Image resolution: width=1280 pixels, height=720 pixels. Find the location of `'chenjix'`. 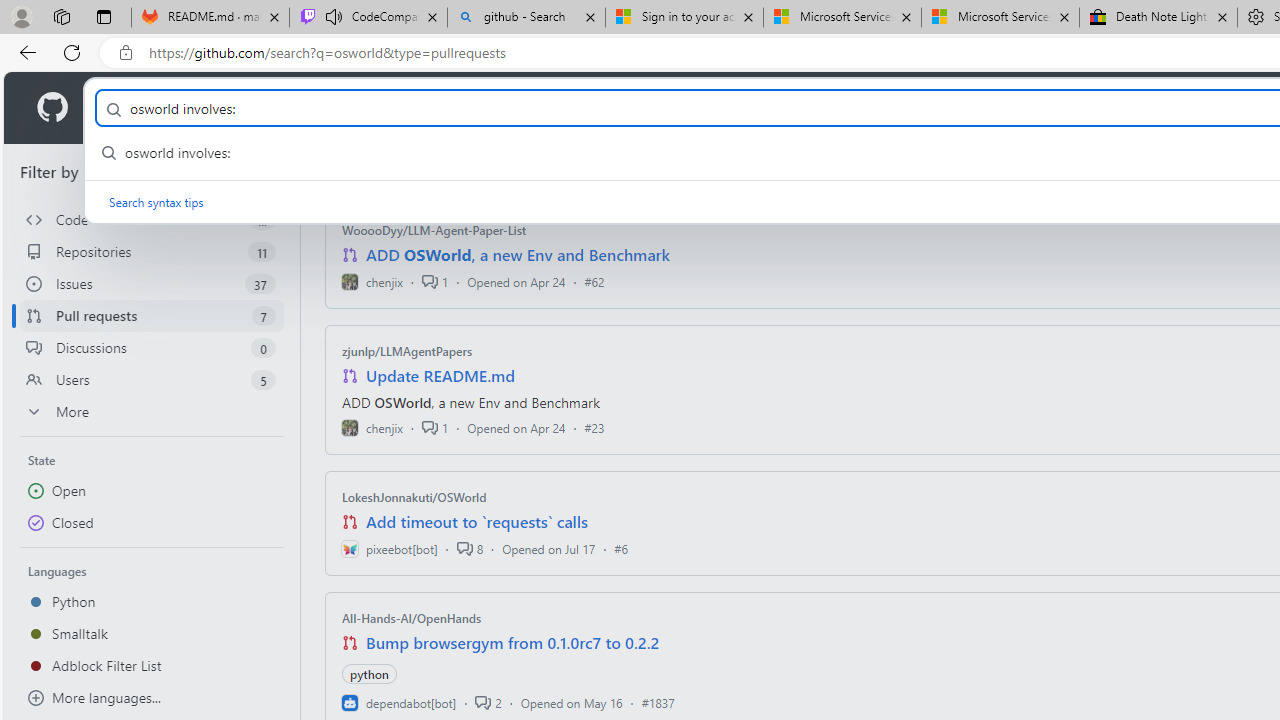

'chenjix' is located at coordinates (372, 426).